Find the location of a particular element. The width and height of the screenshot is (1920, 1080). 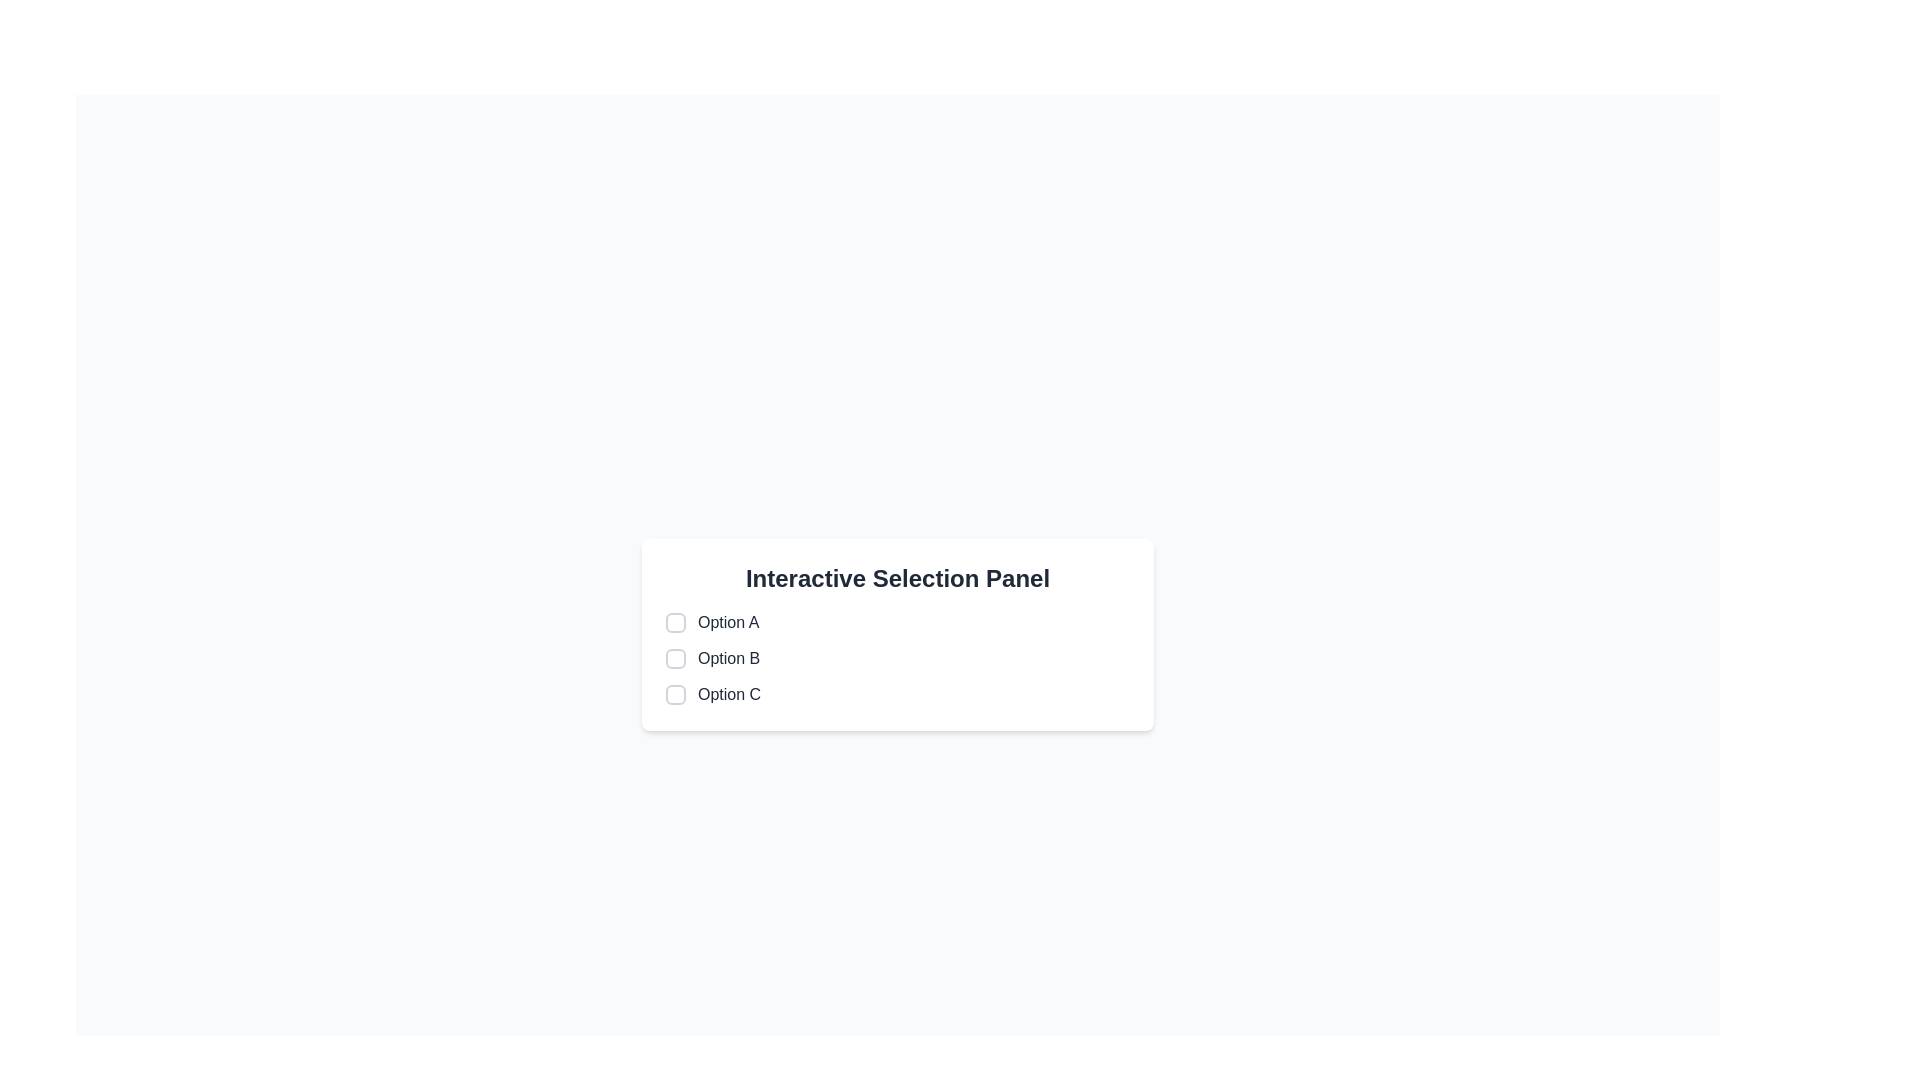

the unmarked checkbox located to the left of the text 'Option A' is located at coordinates (676, 622).